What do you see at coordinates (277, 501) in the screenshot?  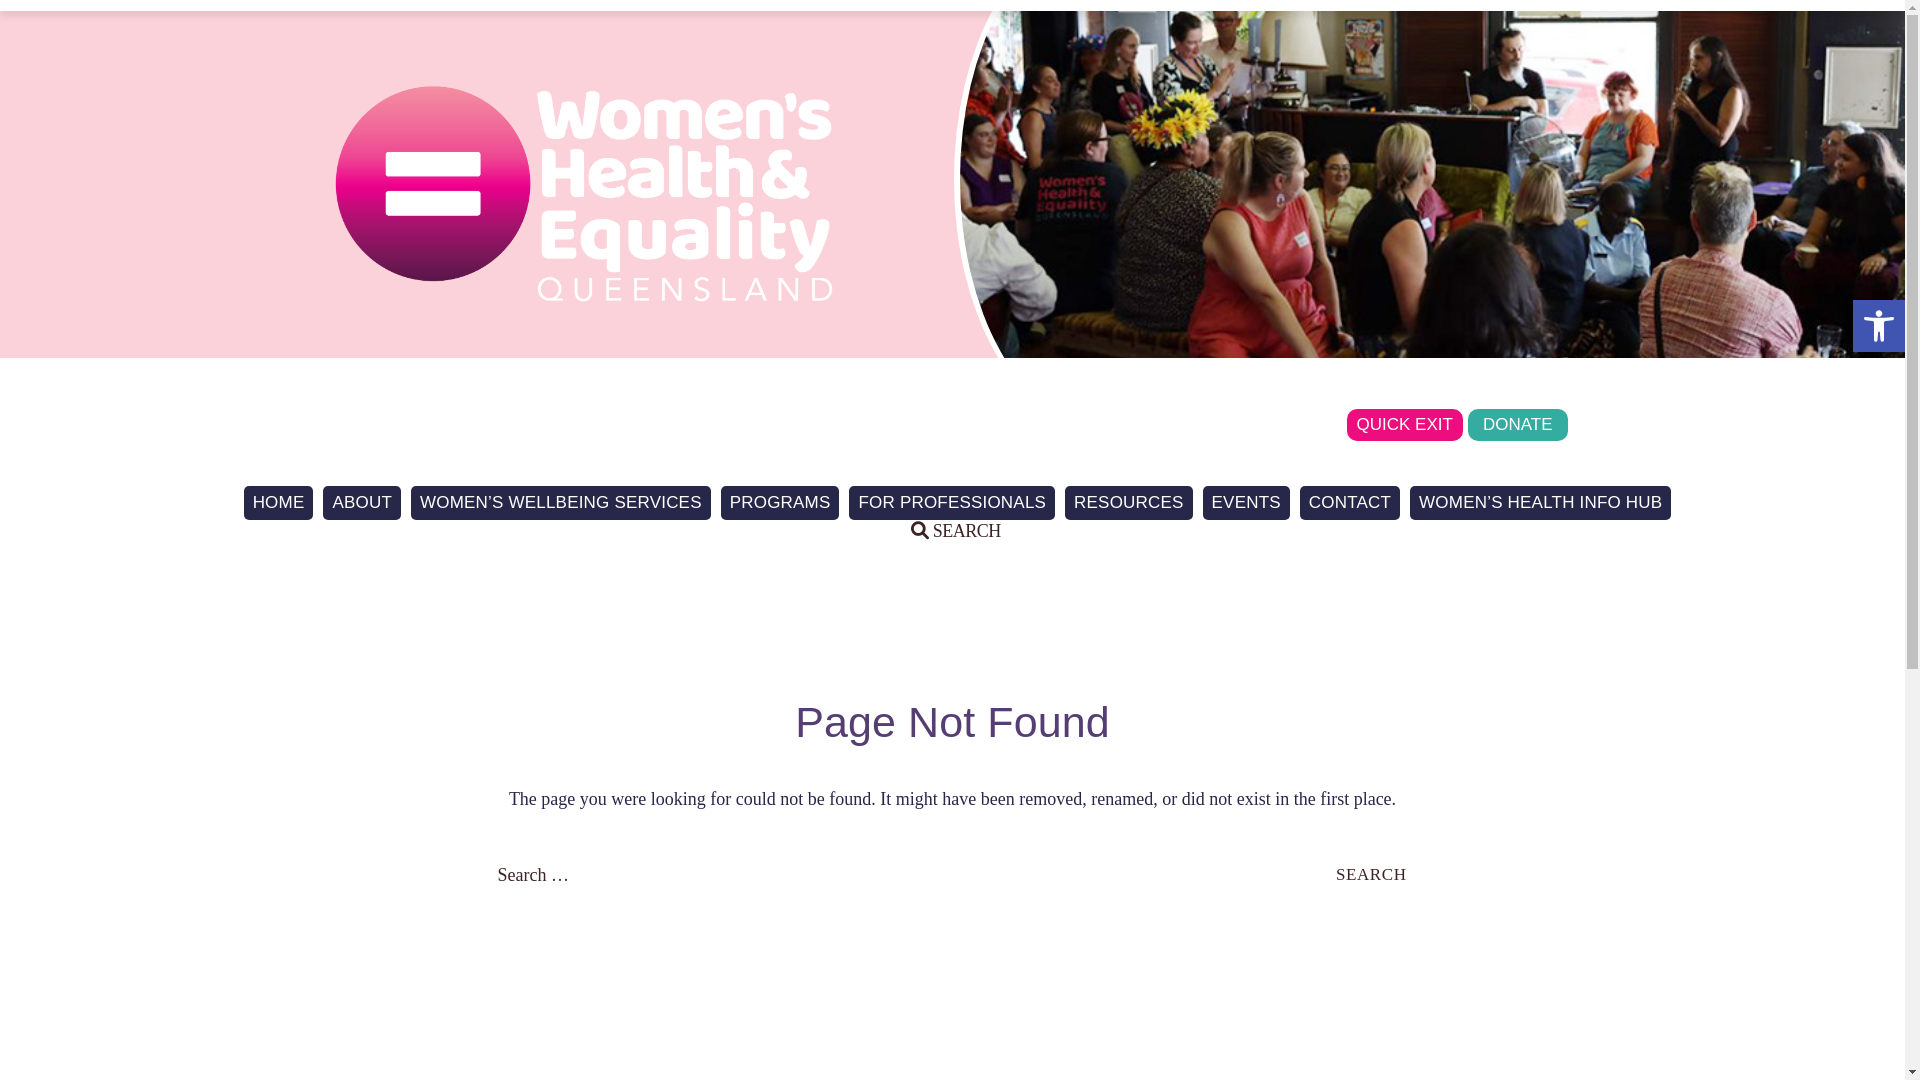 I see `'HOME'` at bounding box center [277, 501].